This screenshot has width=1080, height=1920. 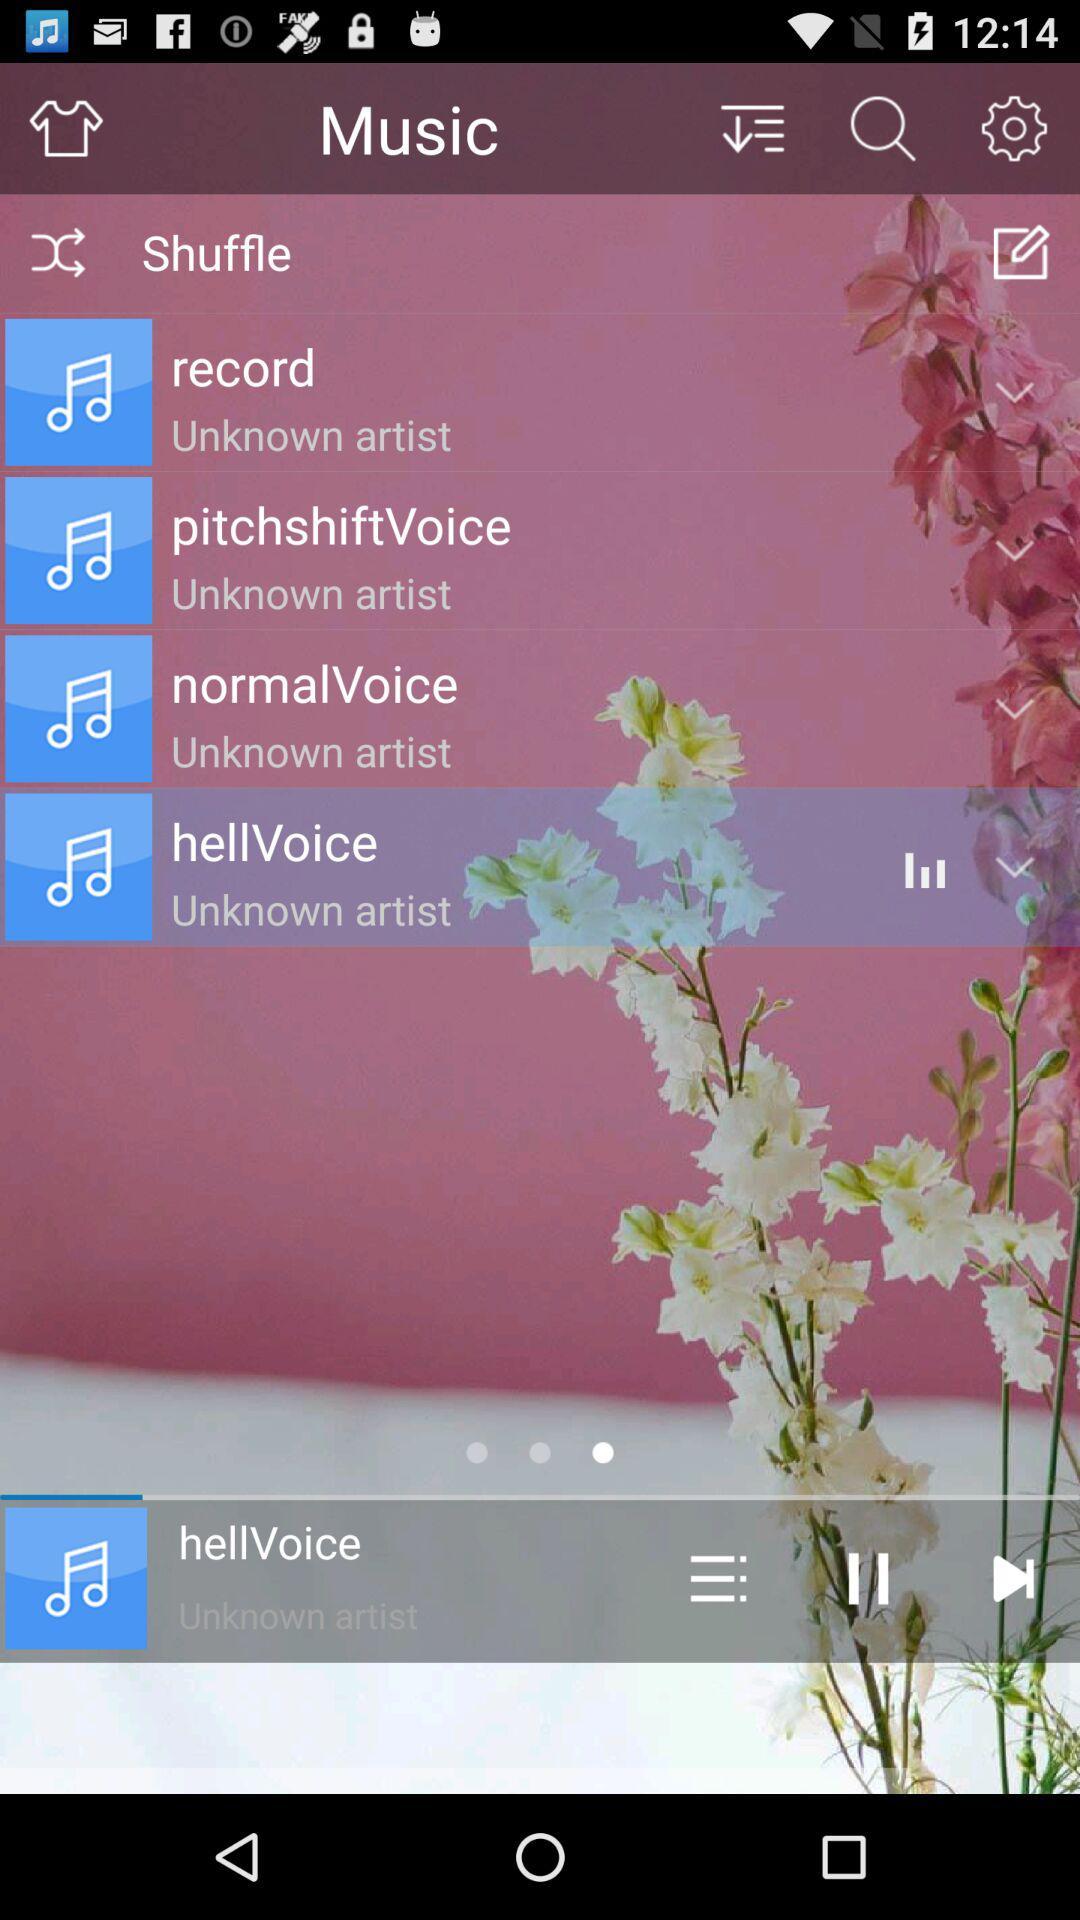 What do you see at coordinates (882, 136) in the screenshot?
I see `the search icon` at bounding box center [882, 136].